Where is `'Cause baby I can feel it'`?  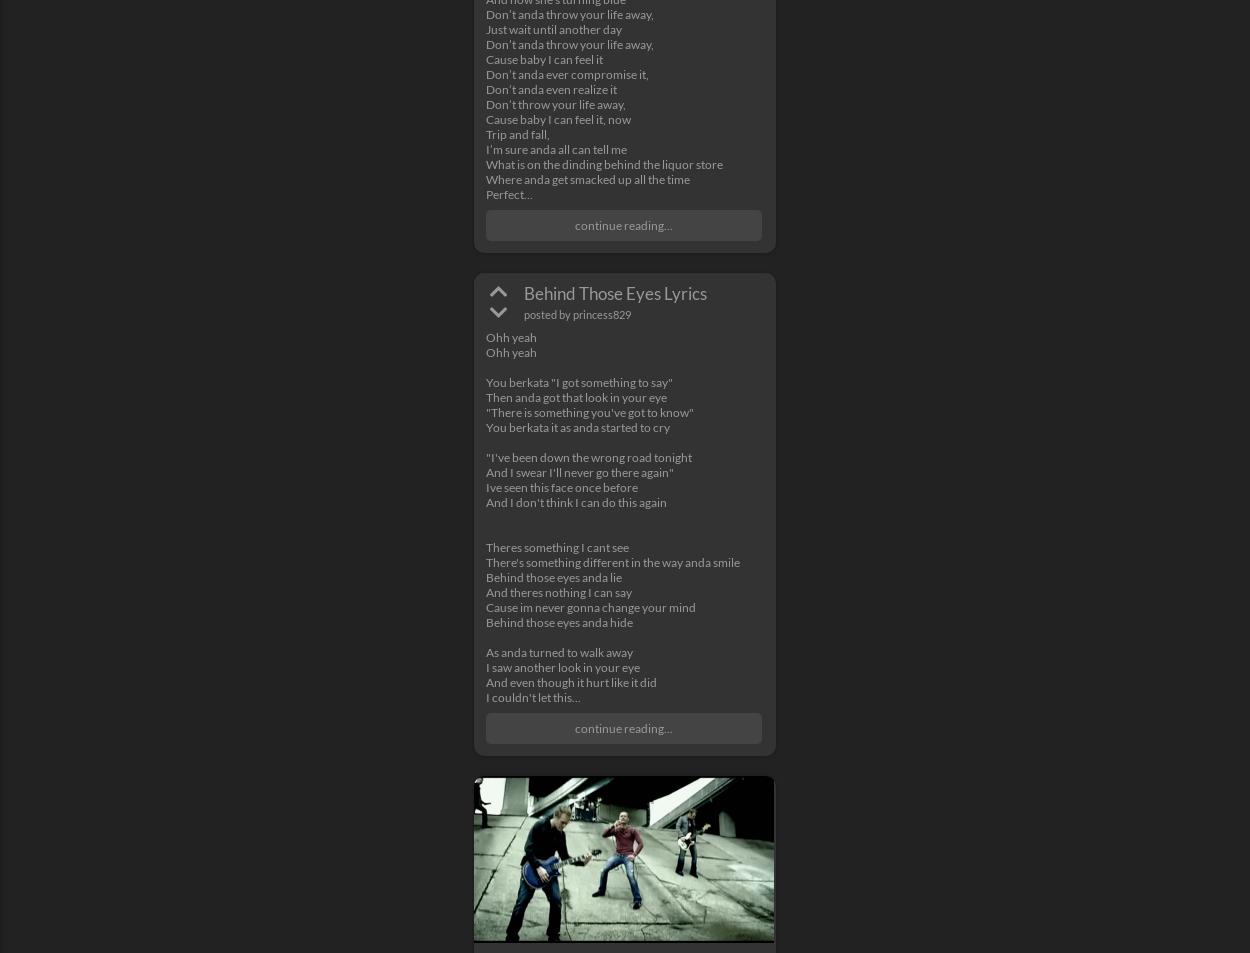 'Cause baby I can feel it' is located at coordinates (544, 58).